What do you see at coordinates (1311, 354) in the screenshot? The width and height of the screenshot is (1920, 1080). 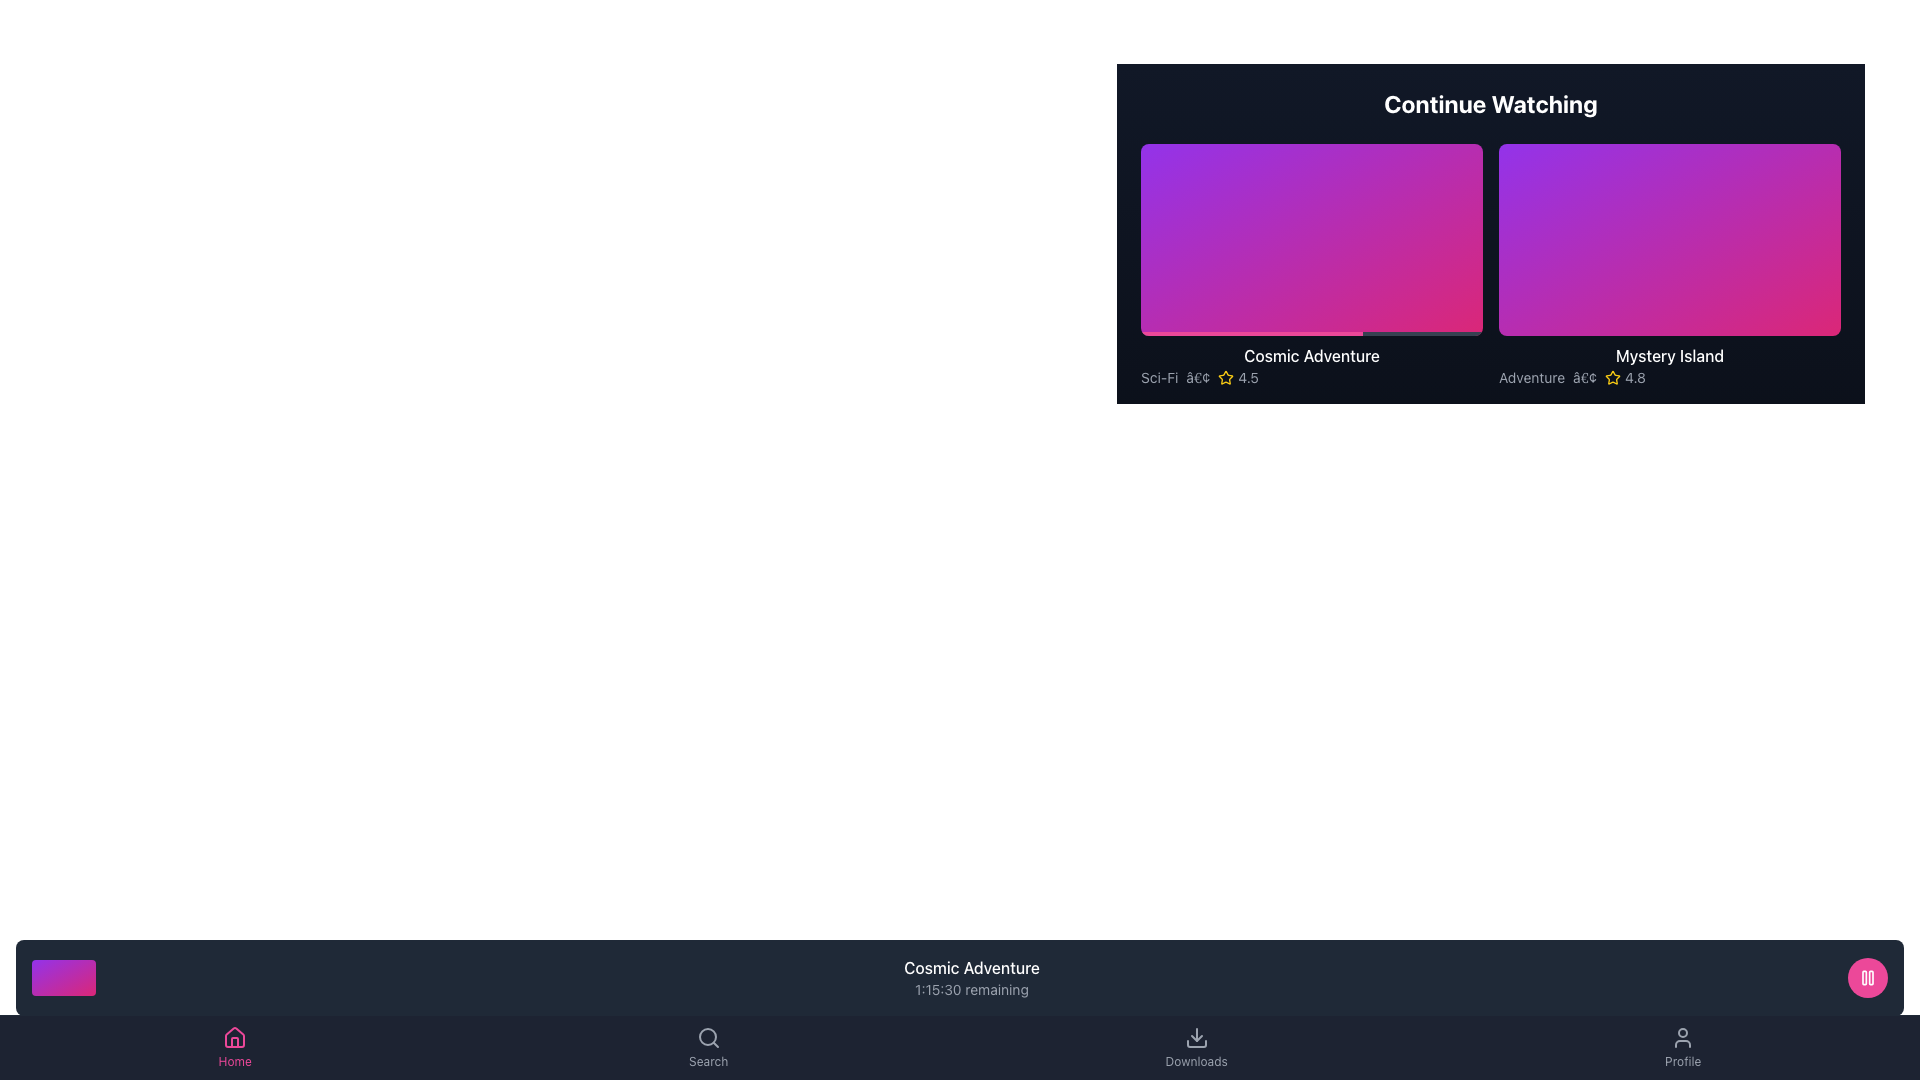 I see `text element titled 'Cosmic Adventure', which is displayed in medium font weight and is positioned above the genre and rating text, on a dark background` at bounding box center [1311, 354].